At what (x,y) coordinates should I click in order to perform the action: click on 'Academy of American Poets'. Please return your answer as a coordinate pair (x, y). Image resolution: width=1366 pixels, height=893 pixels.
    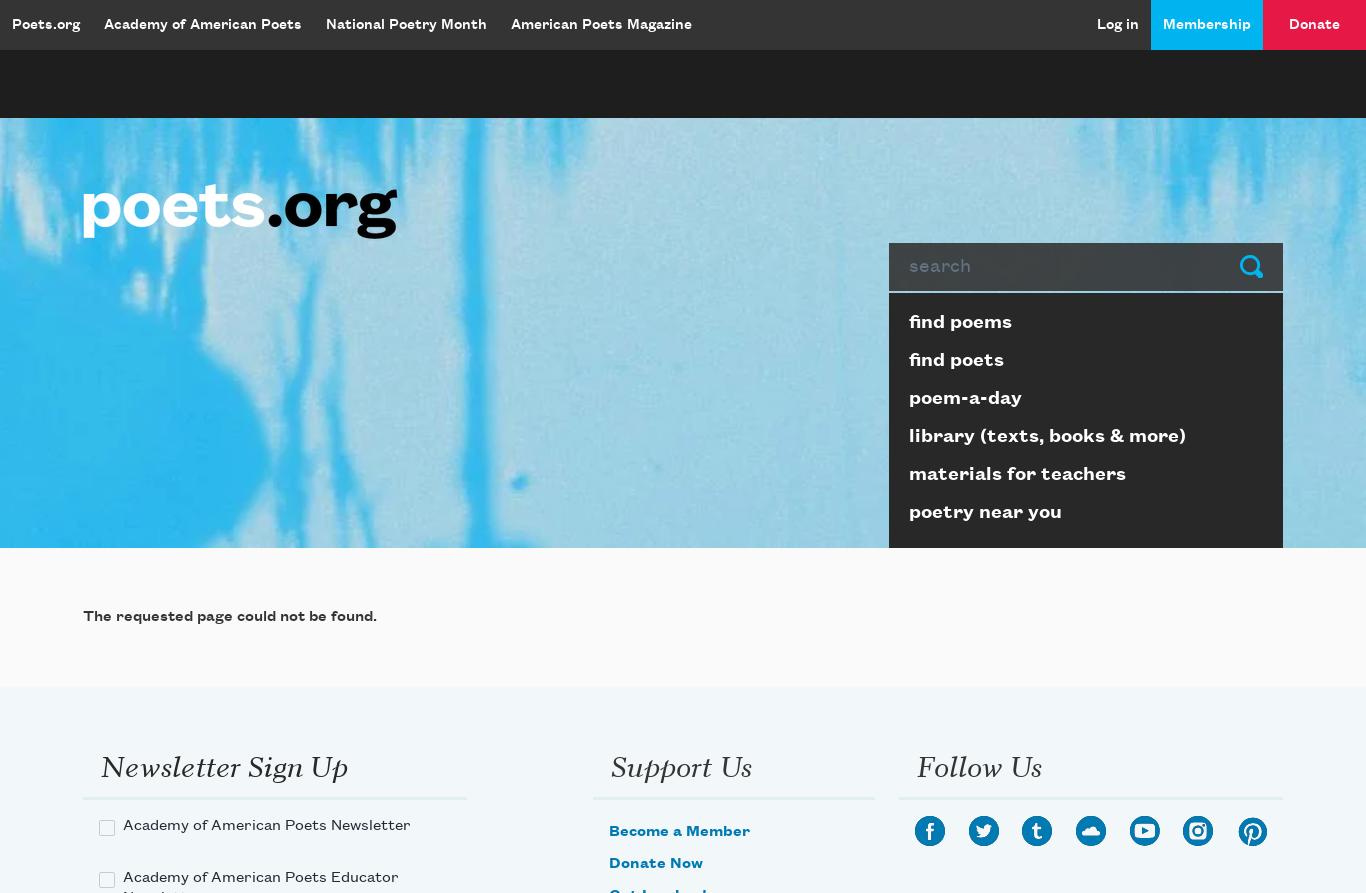
    Looking at the image, I should click on (103, 25).